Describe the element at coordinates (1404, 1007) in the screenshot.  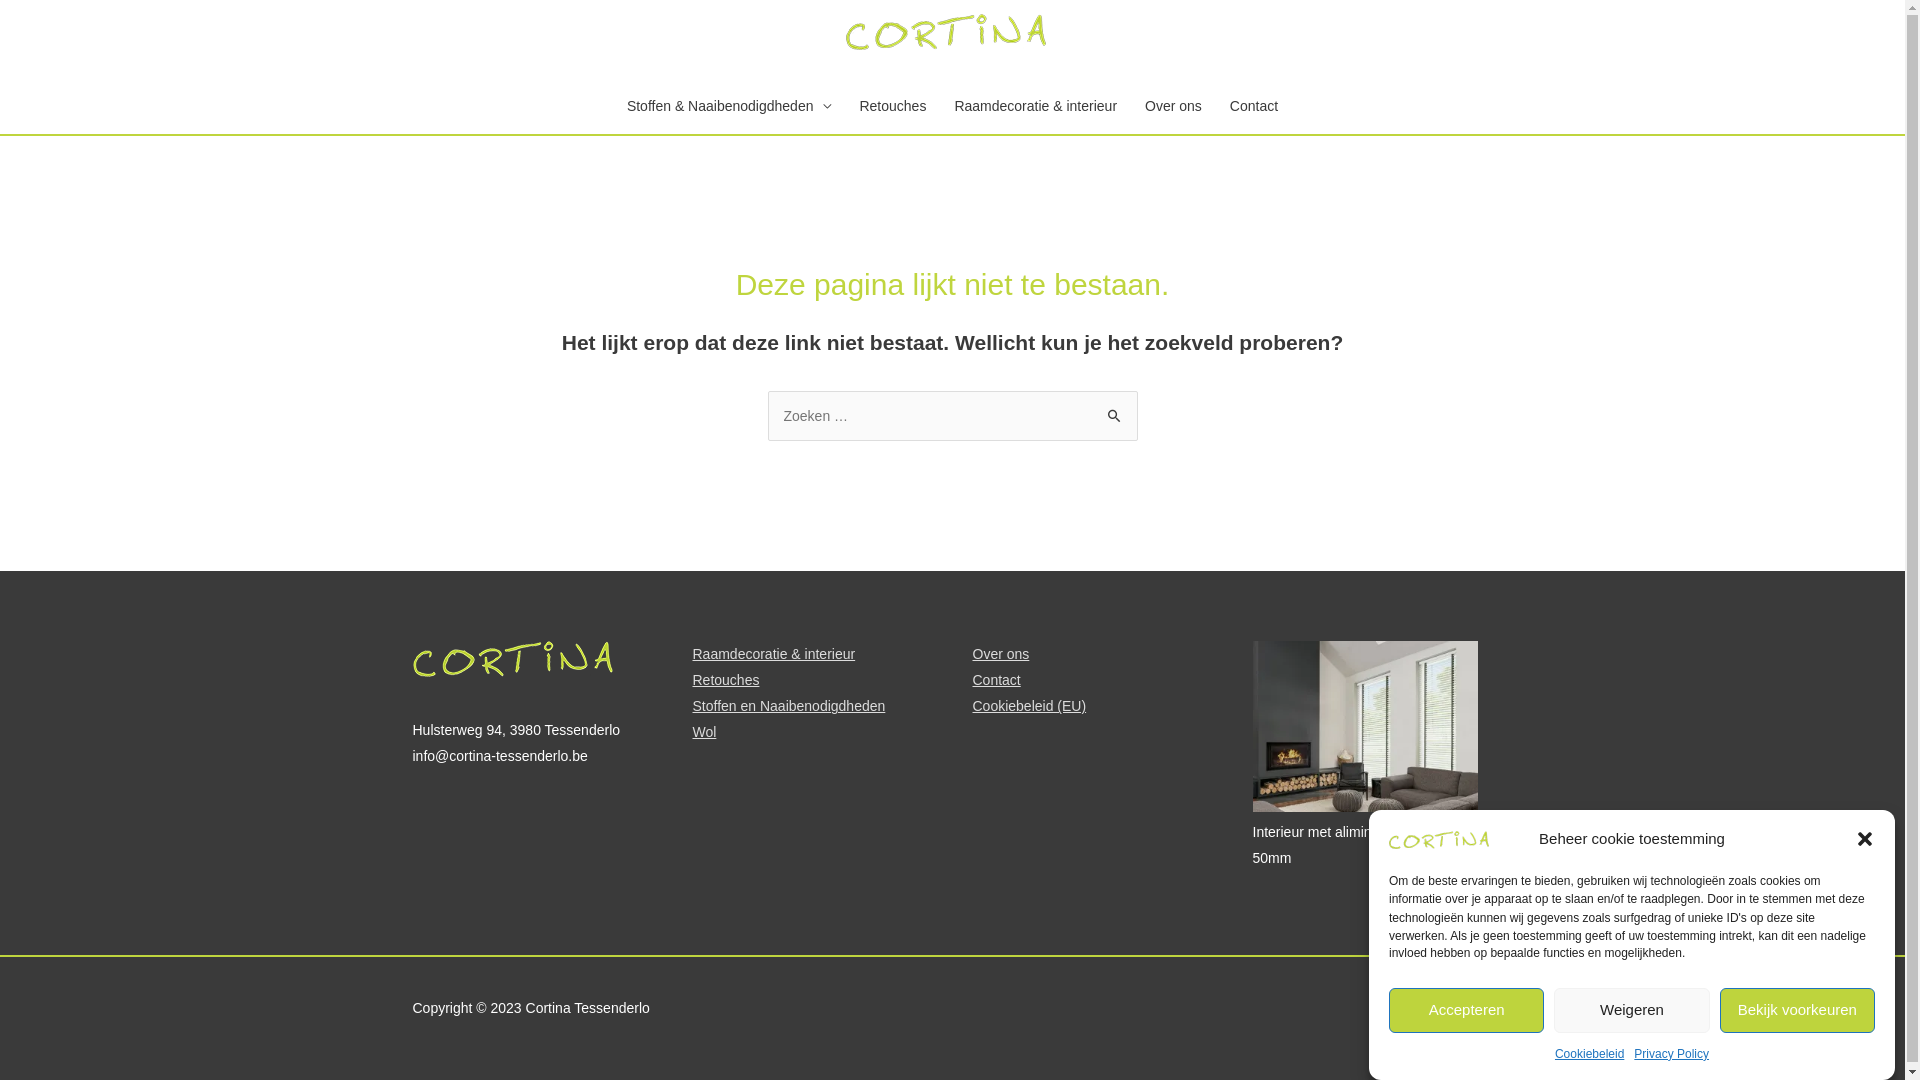
I see `'Privacy Policy'` at that location.